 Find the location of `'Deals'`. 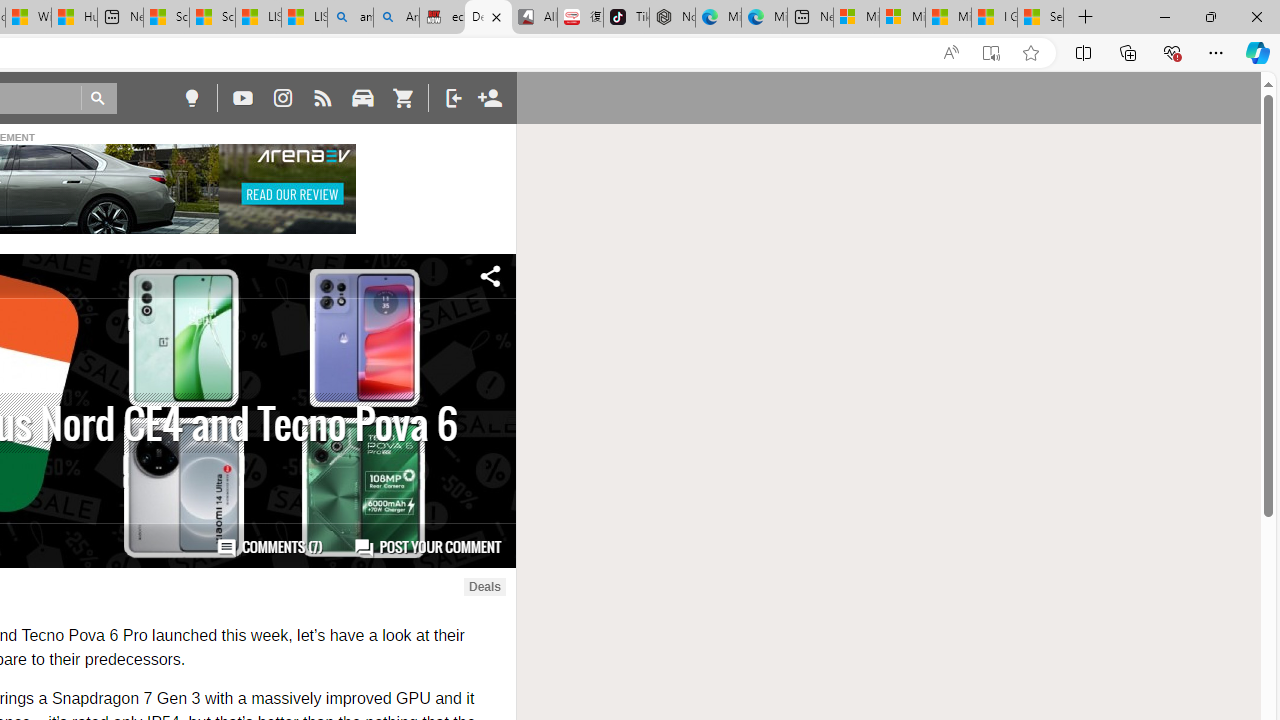

'Deals' is located at coordinates (484, 586).